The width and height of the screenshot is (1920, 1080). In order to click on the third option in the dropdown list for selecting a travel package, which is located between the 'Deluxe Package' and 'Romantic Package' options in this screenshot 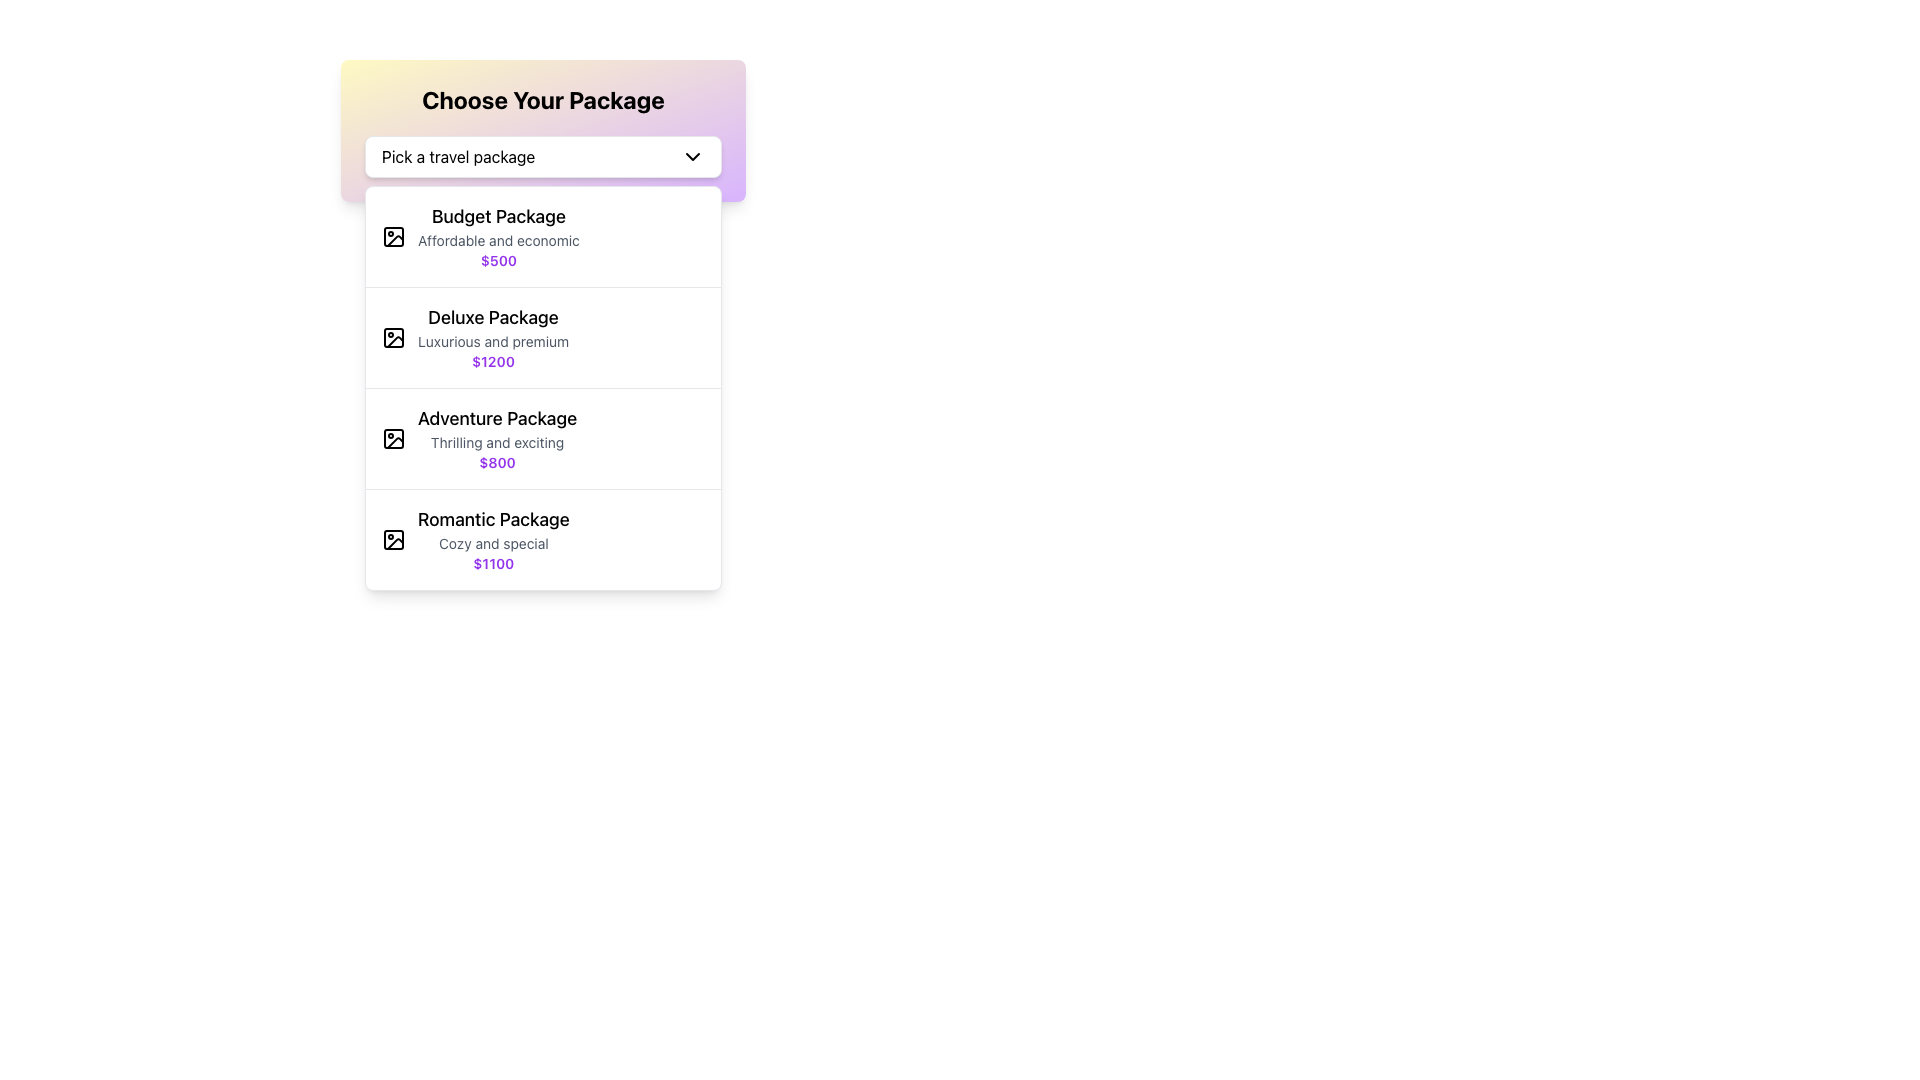, I will do `click(543, 438)`.